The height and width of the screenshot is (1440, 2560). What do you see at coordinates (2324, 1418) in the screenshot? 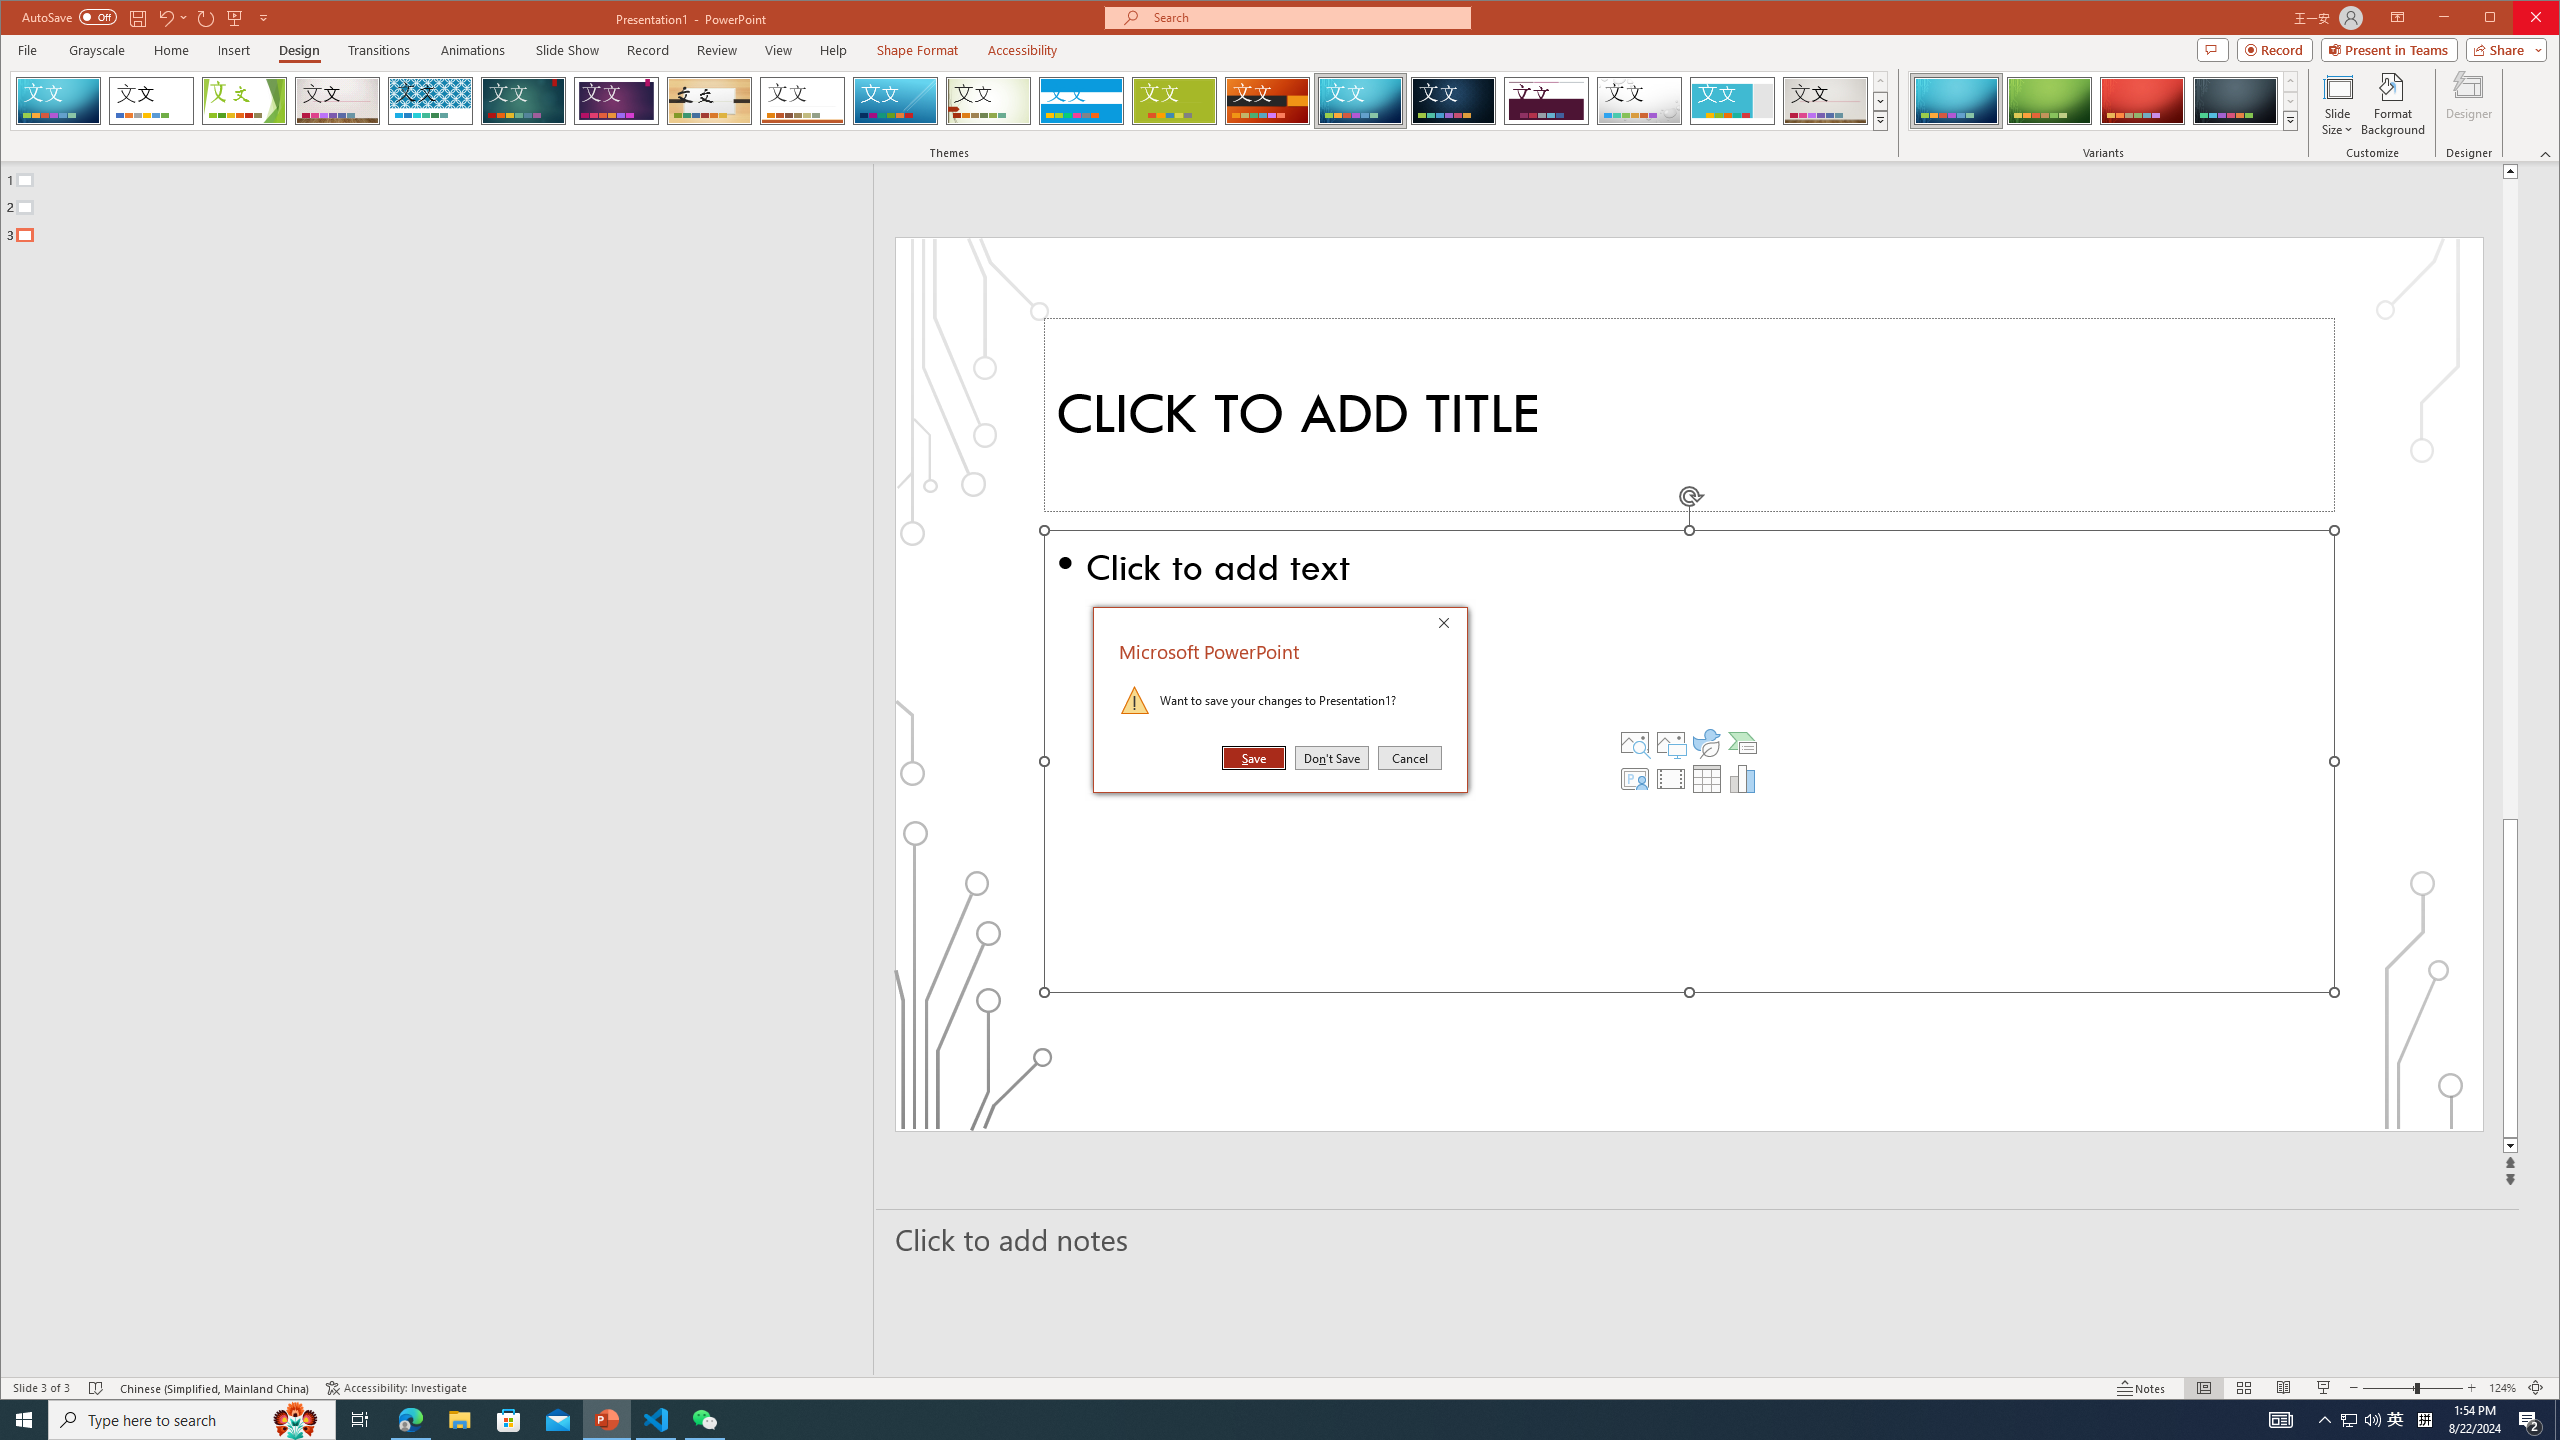
I see `'Notification Chevron'` at bounding box center [2324, 1418].